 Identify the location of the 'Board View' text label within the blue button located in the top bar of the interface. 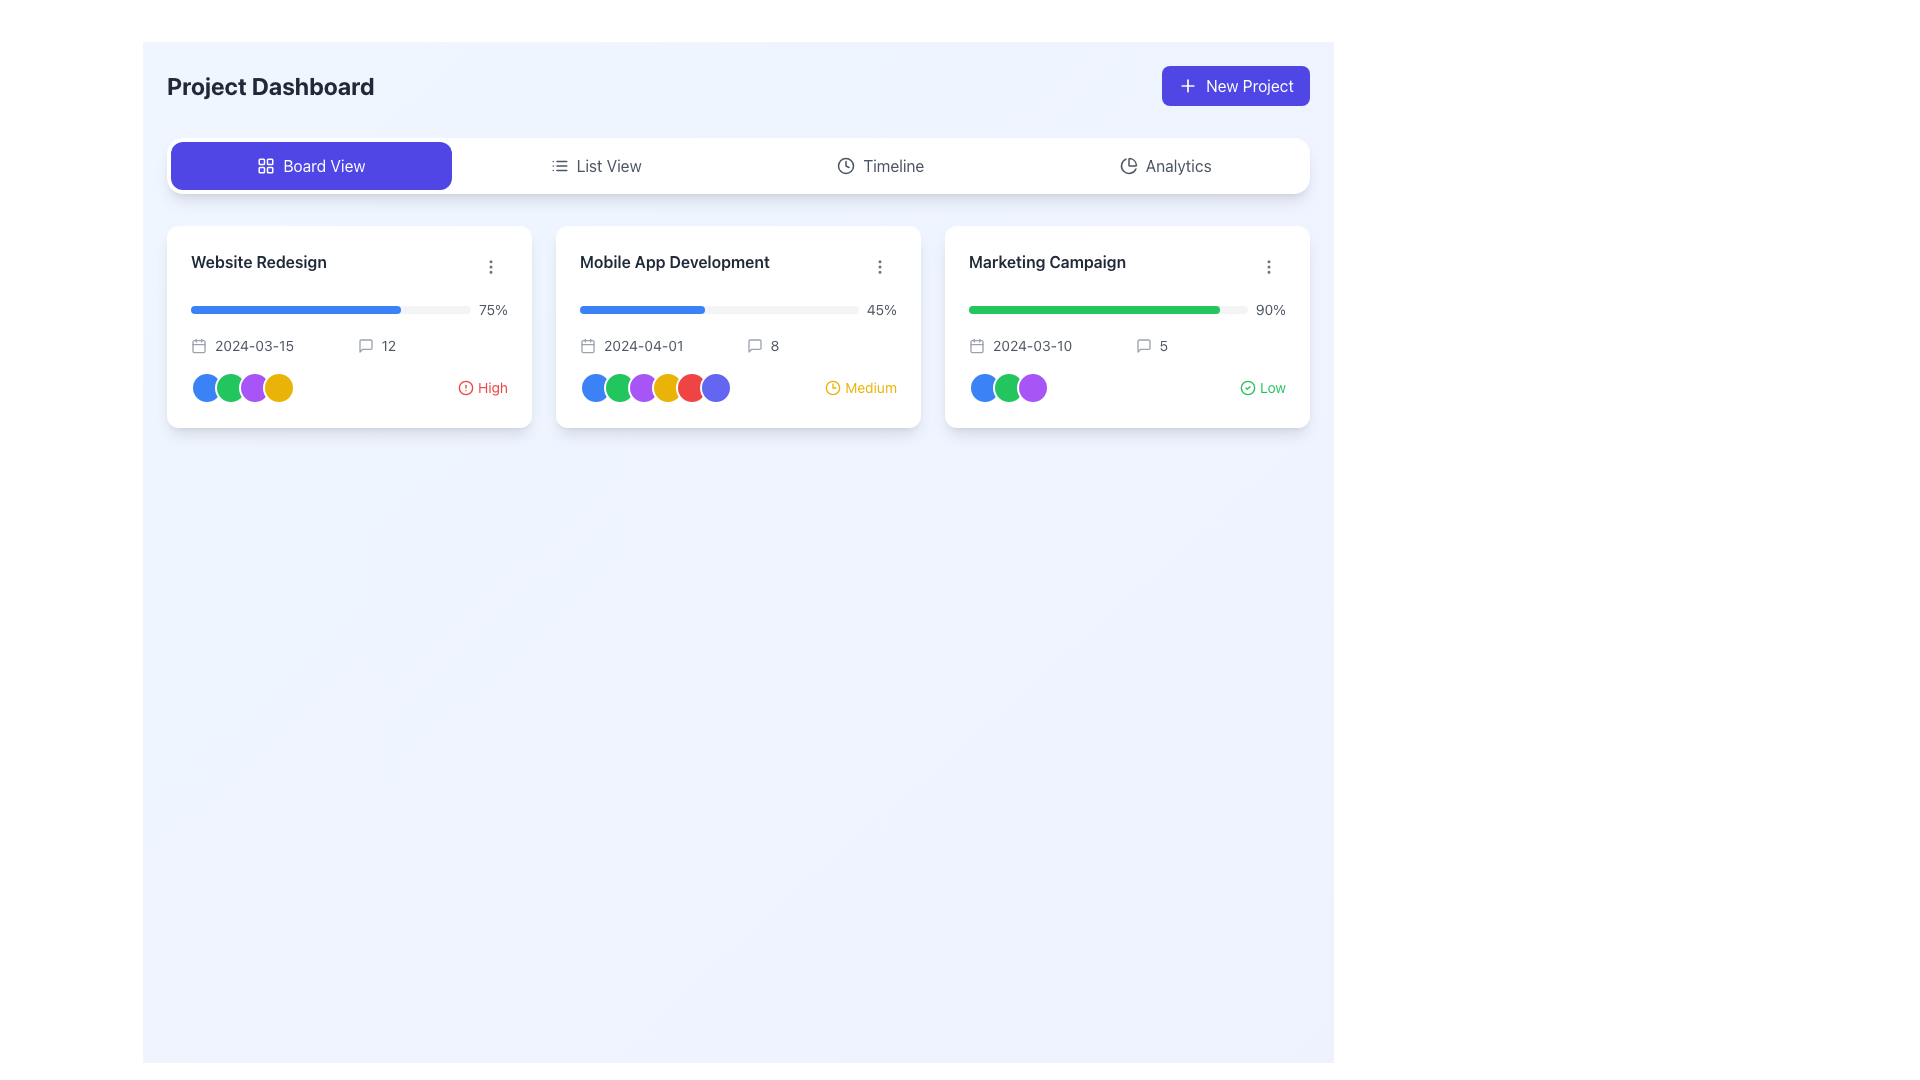
(324, 164).